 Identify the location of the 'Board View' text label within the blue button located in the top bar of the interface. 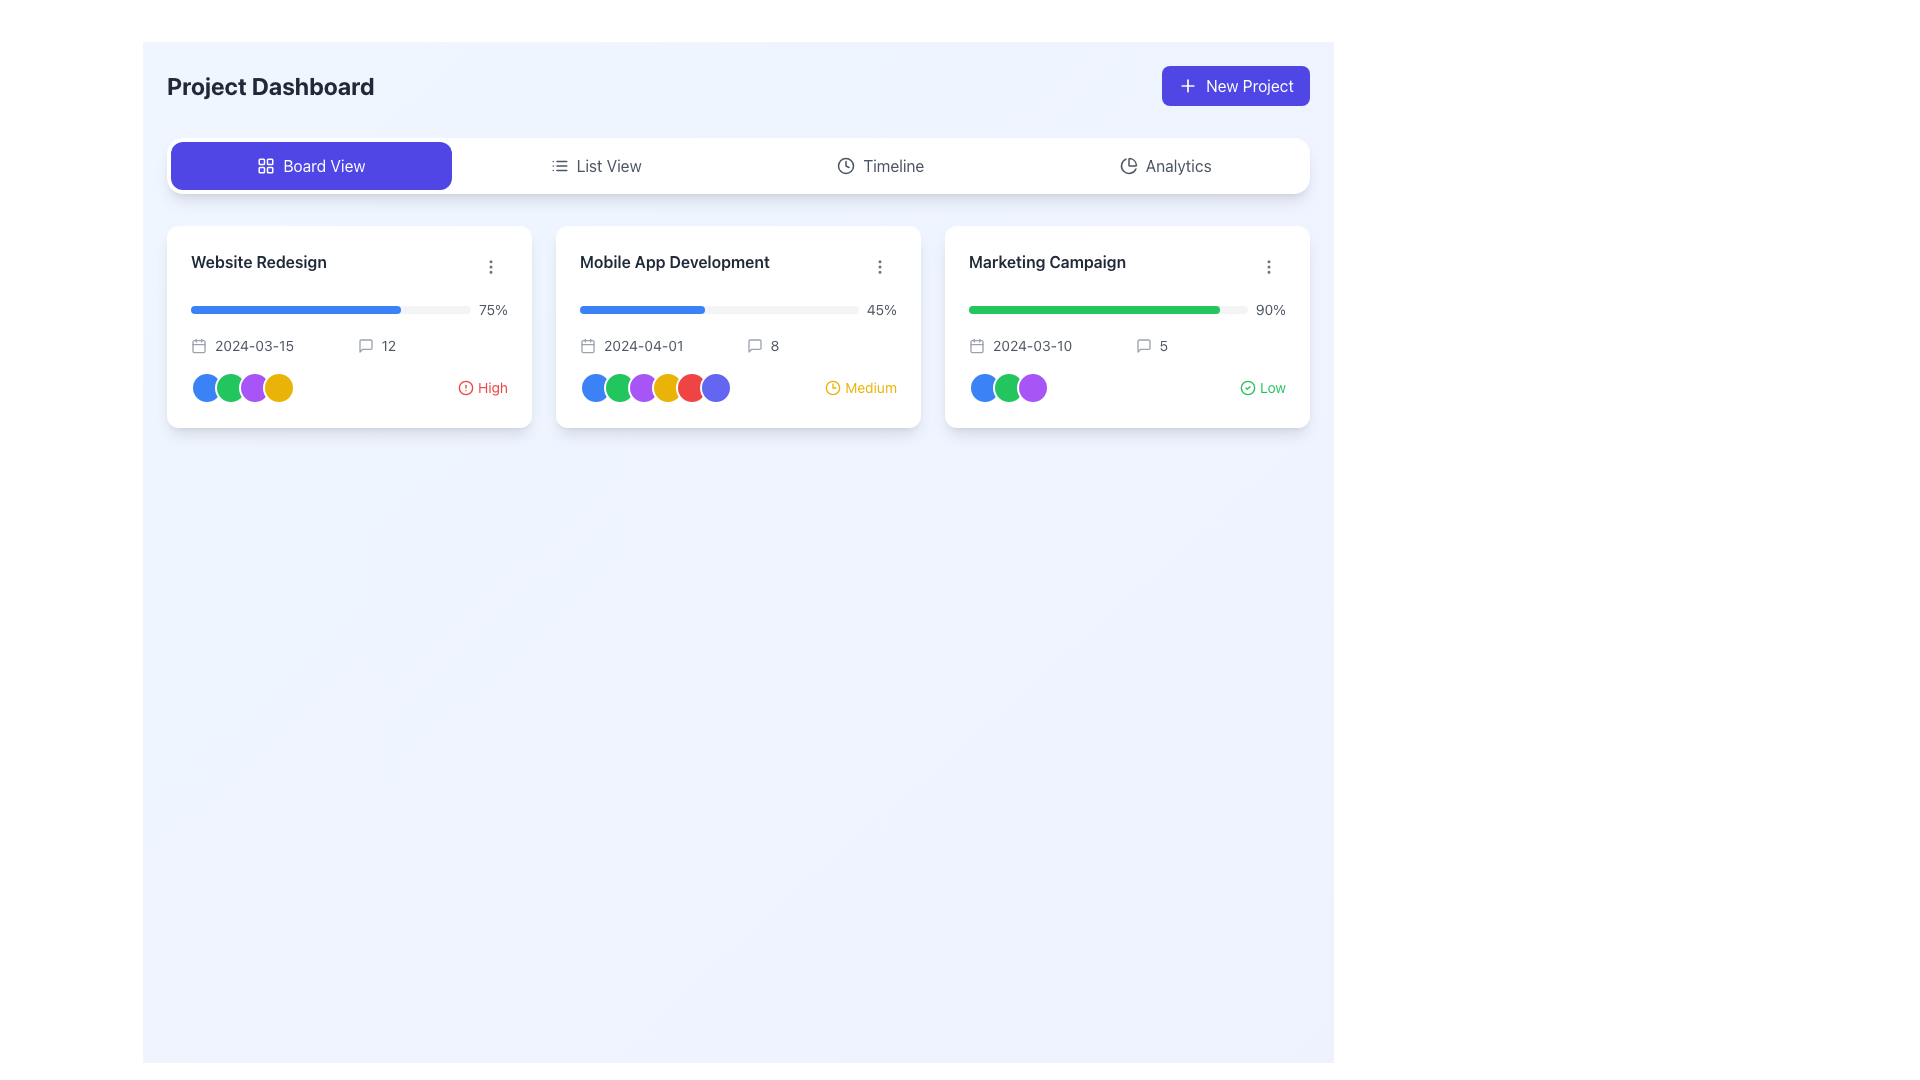
(324, 164).